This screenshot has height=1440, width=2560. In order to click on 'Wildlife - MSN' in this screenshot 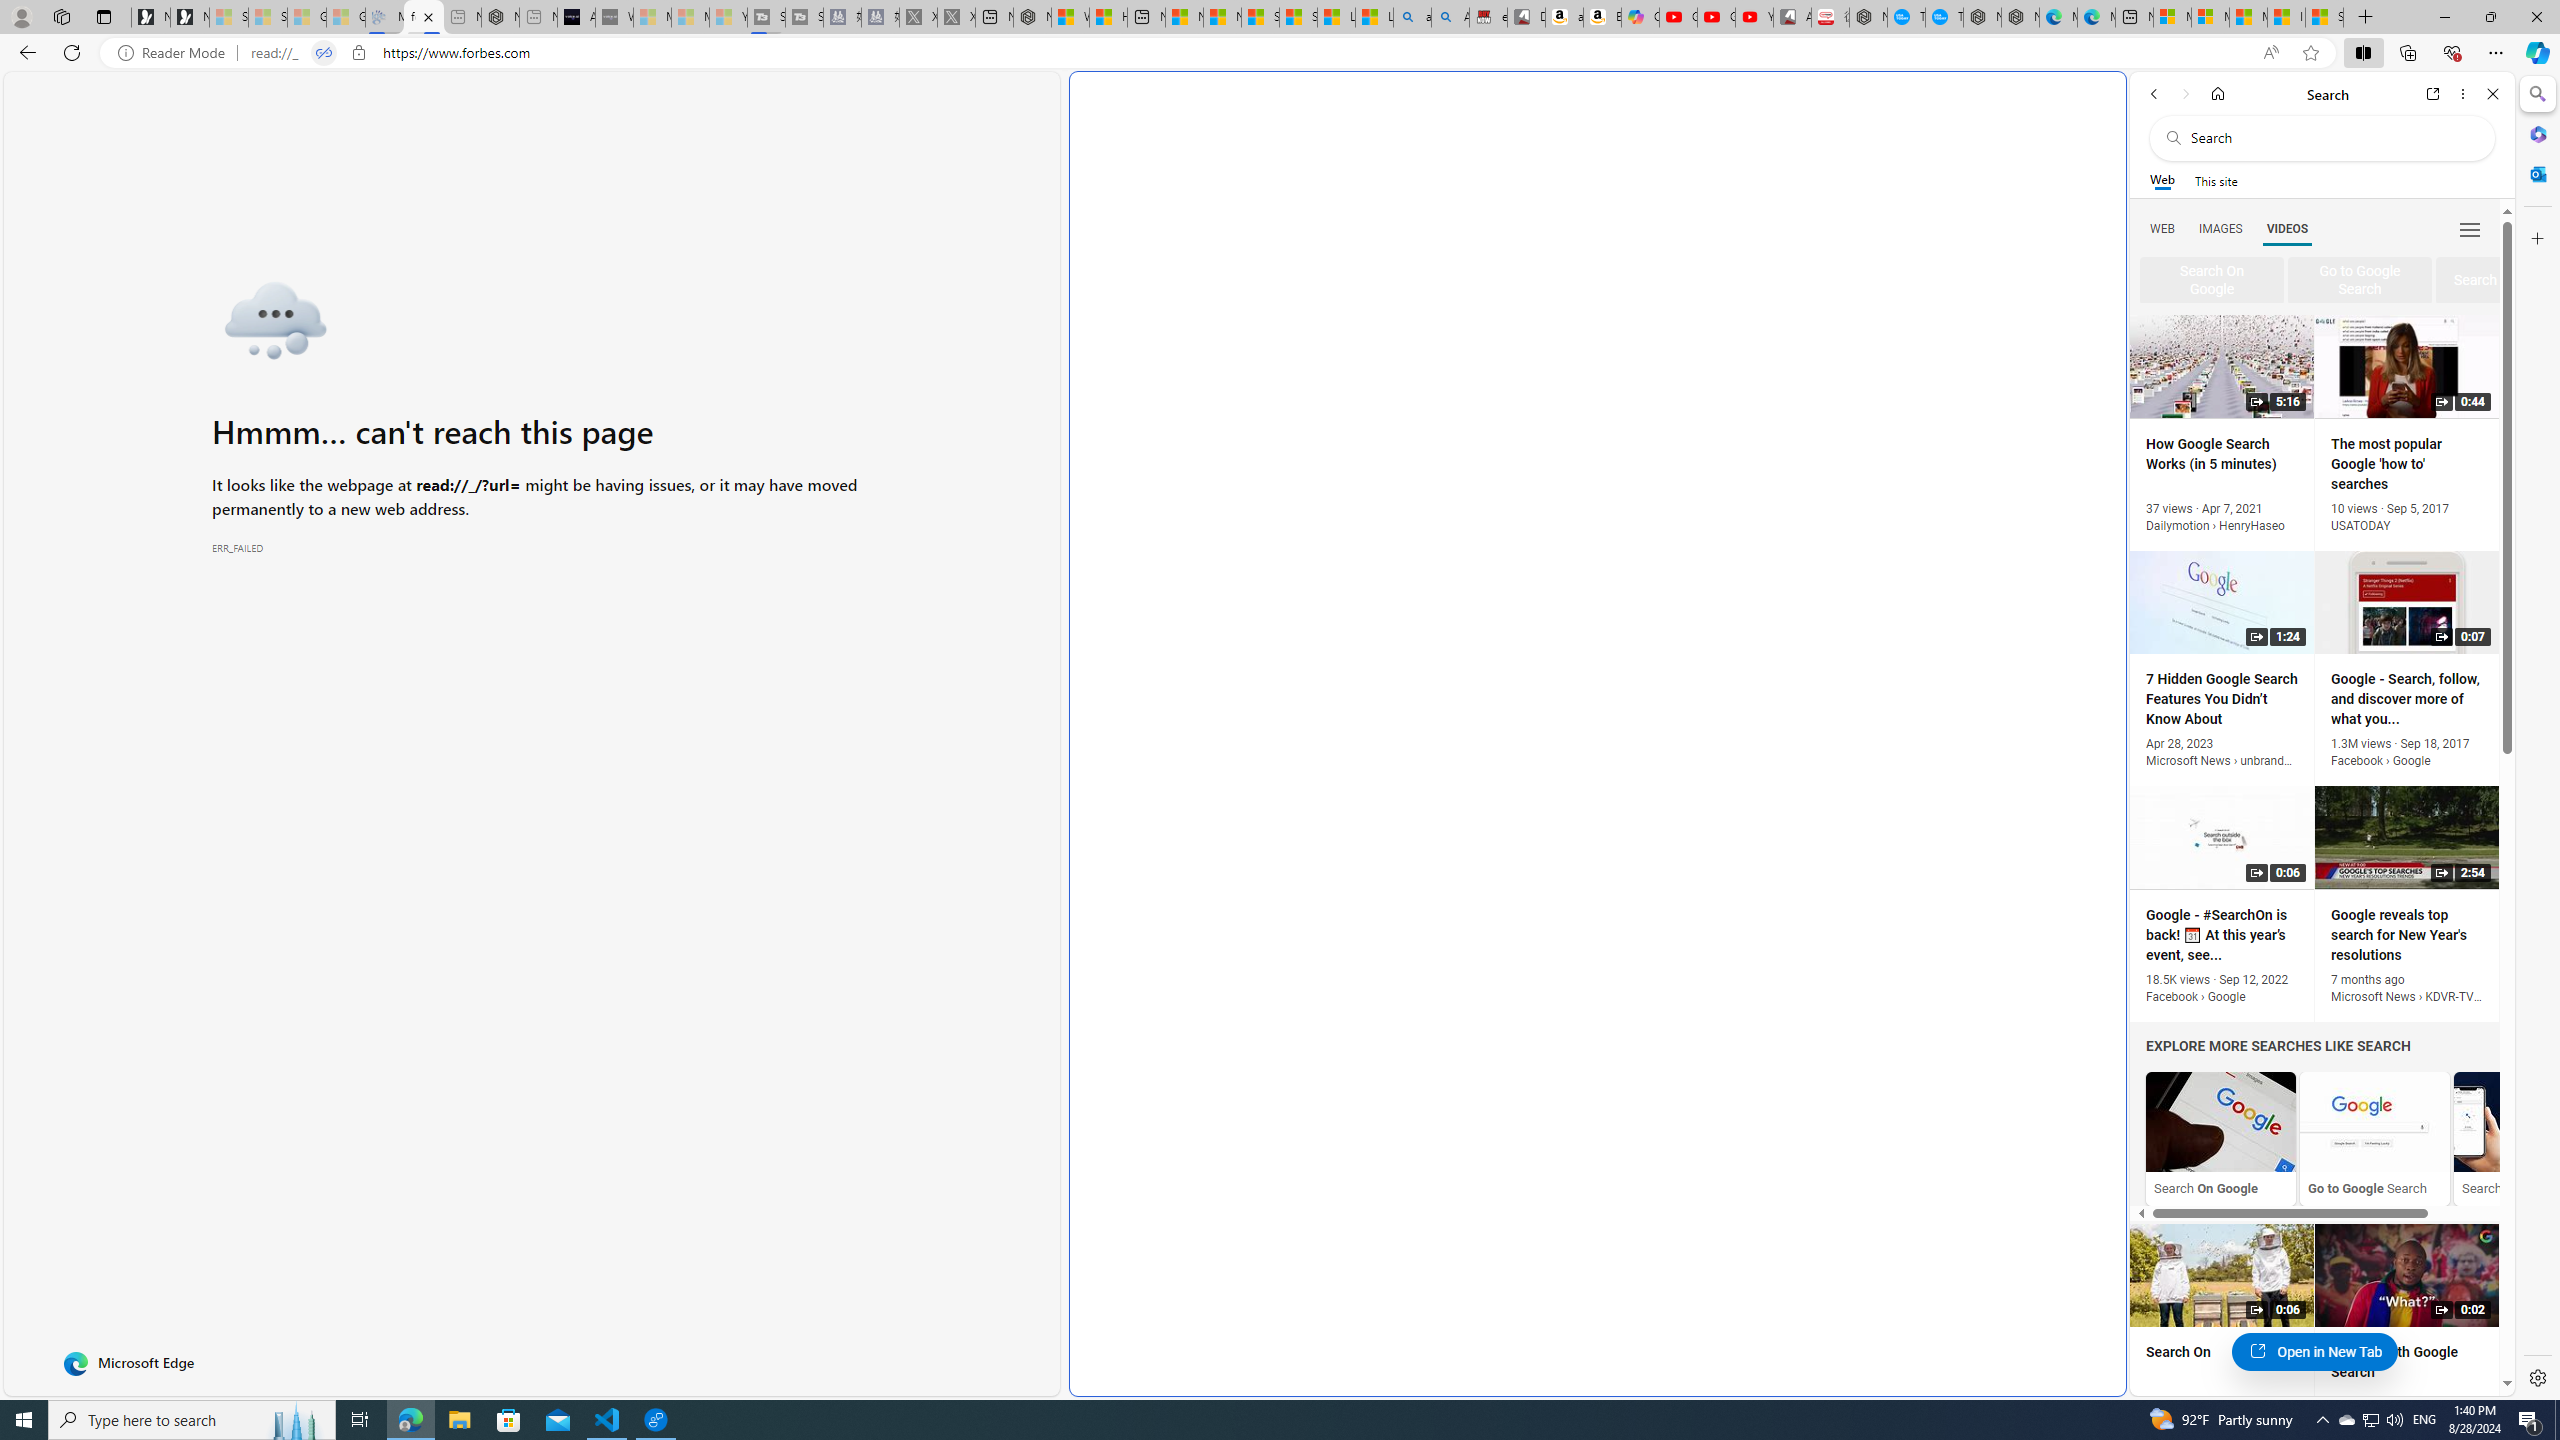, I will do `click(1069, 16)`.